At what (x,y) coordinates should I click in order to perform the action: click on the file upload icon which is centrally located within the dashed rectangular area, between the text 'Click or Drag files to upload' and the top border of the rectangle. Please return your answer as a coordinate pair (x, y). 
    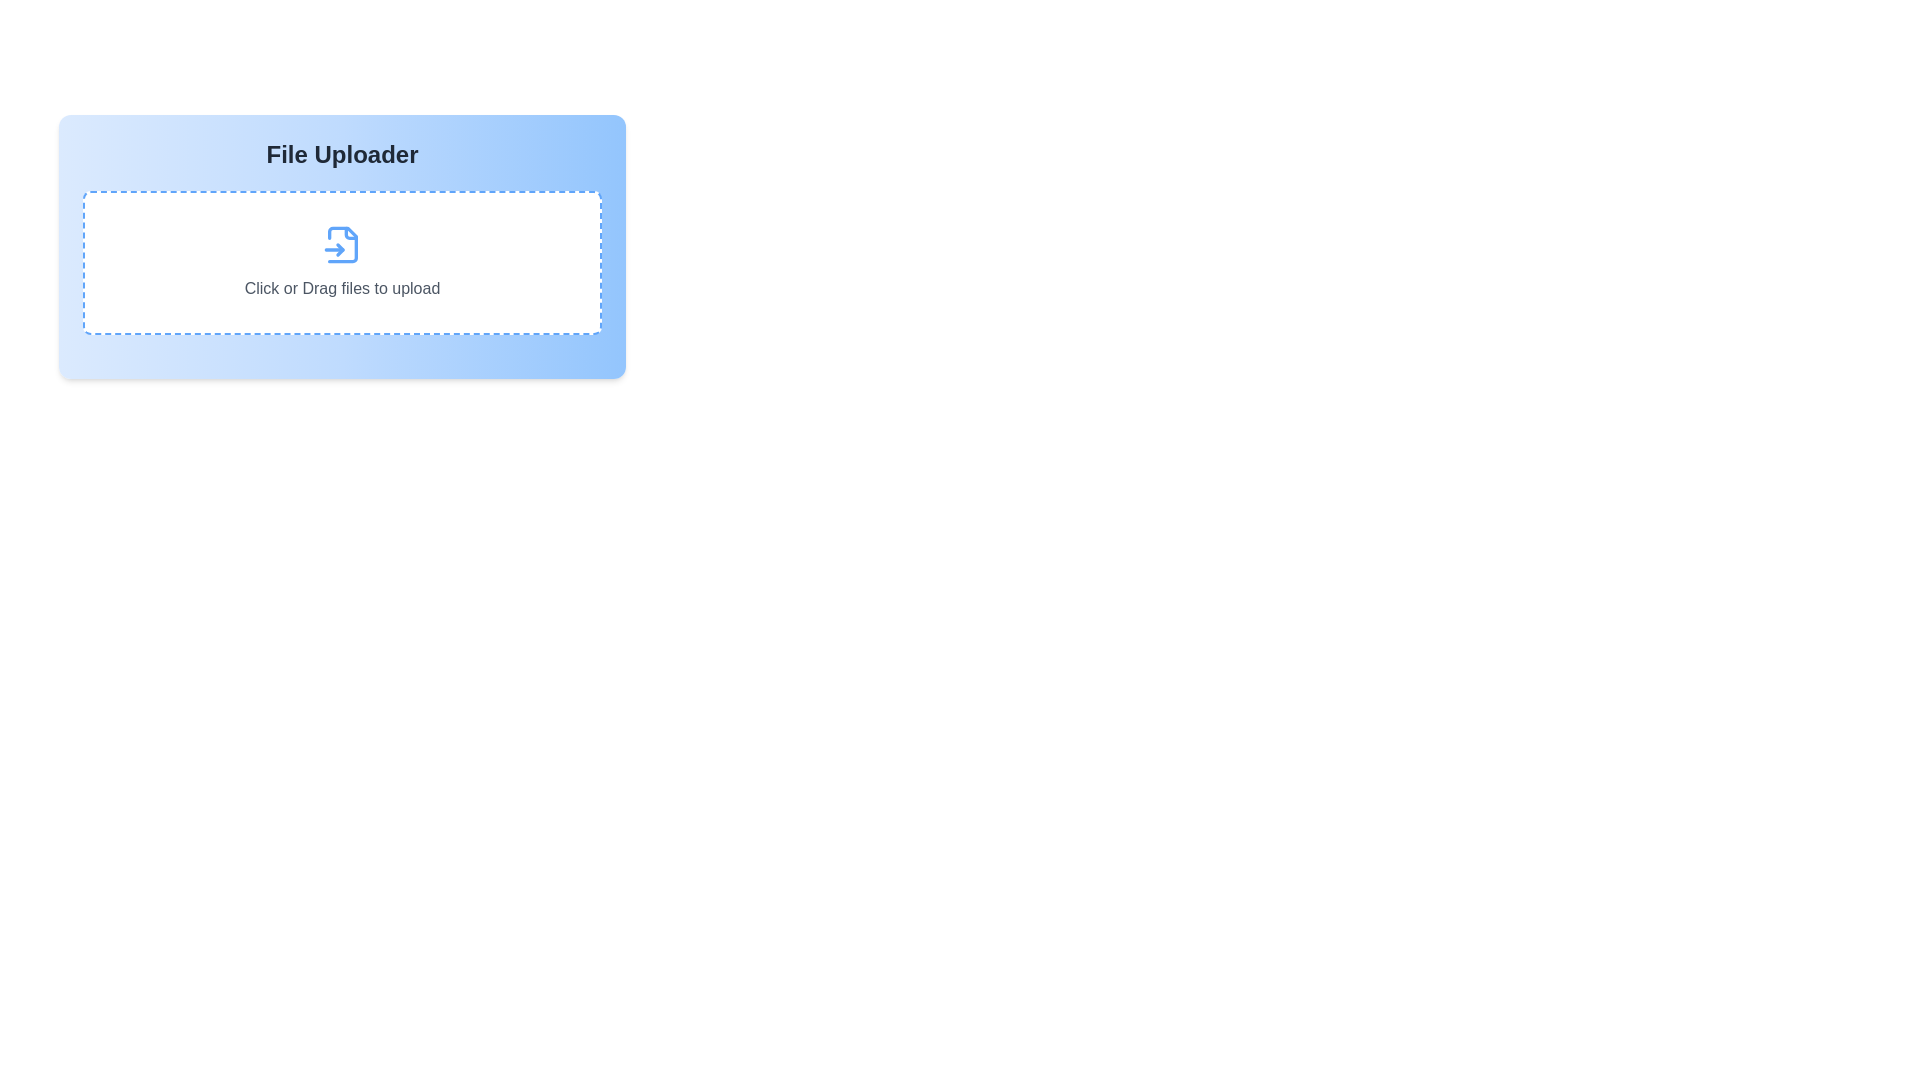
    Looking at the image, I should click on (342, 244).